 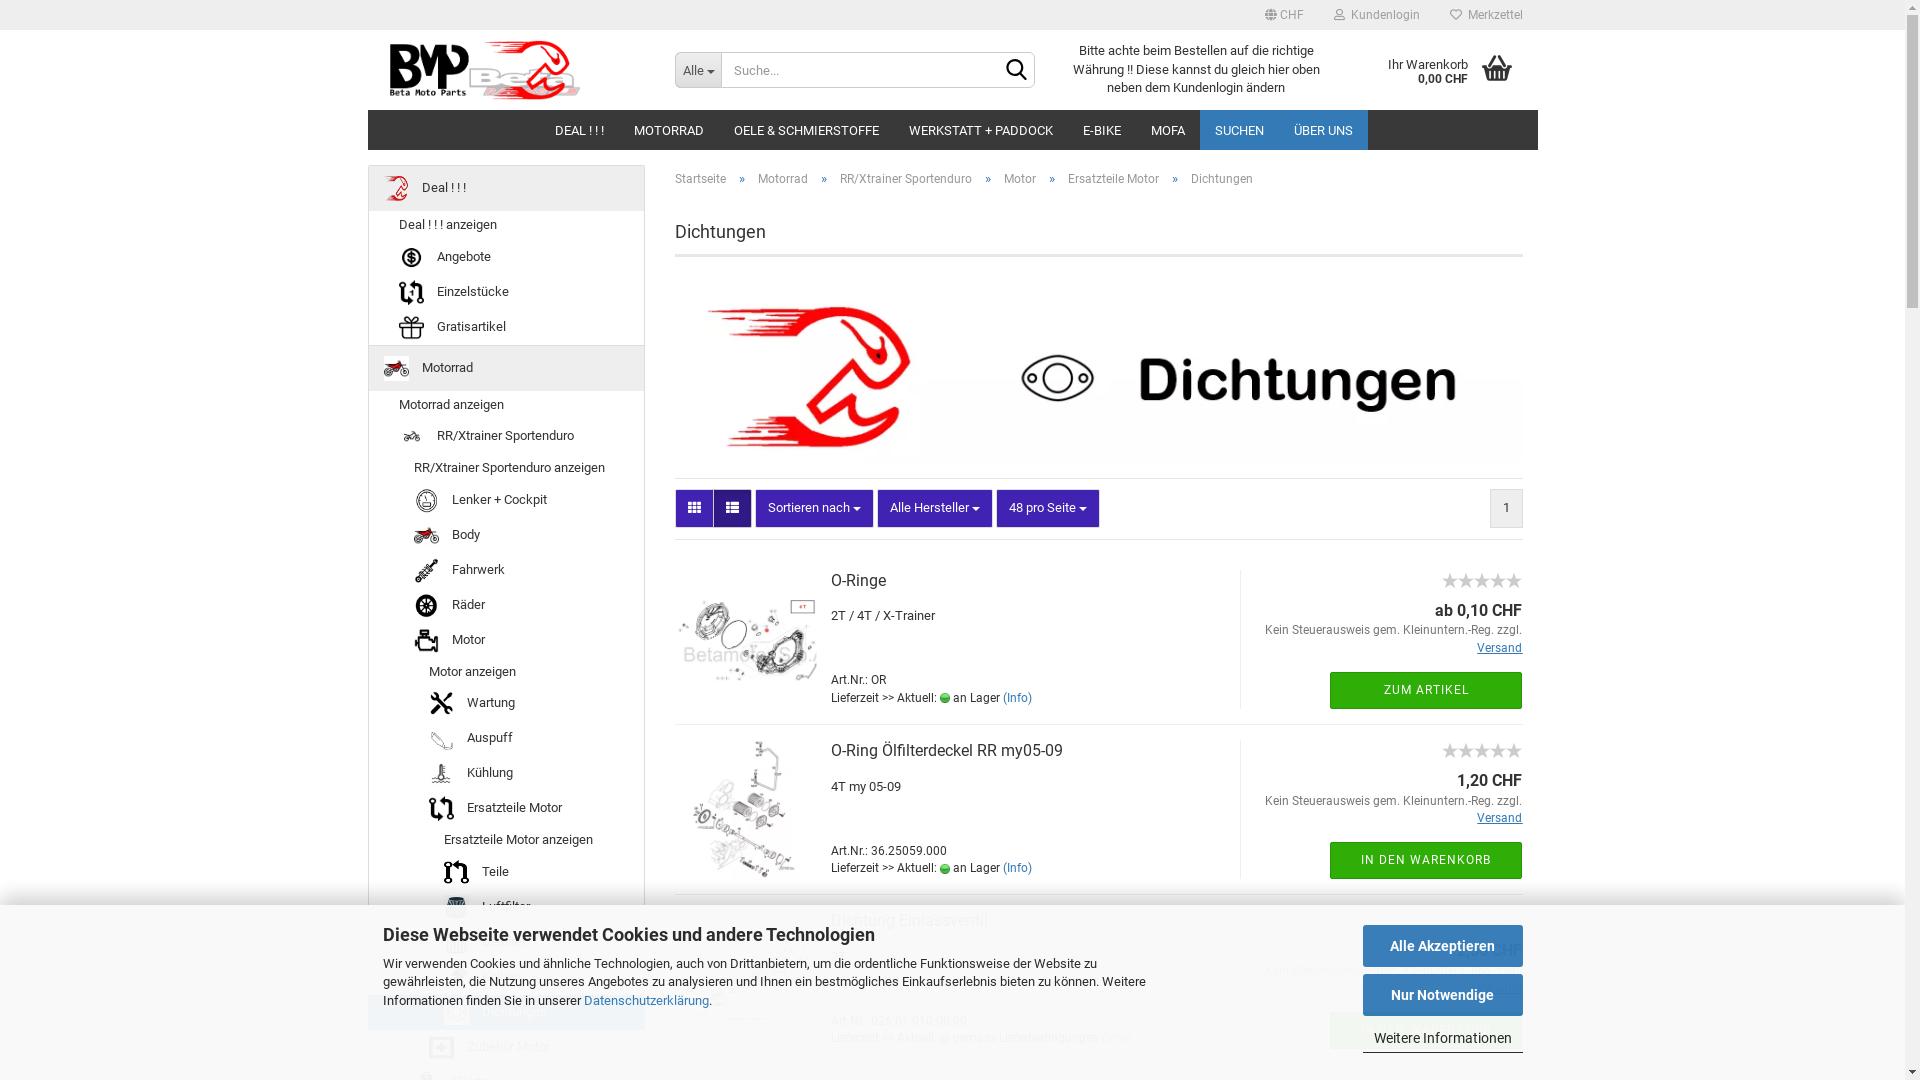 What do you see at coordinates (980, 130) in the screenshot?
I see `'WERKSTATT + PADDOCK'` at bounding box center [980, 130].